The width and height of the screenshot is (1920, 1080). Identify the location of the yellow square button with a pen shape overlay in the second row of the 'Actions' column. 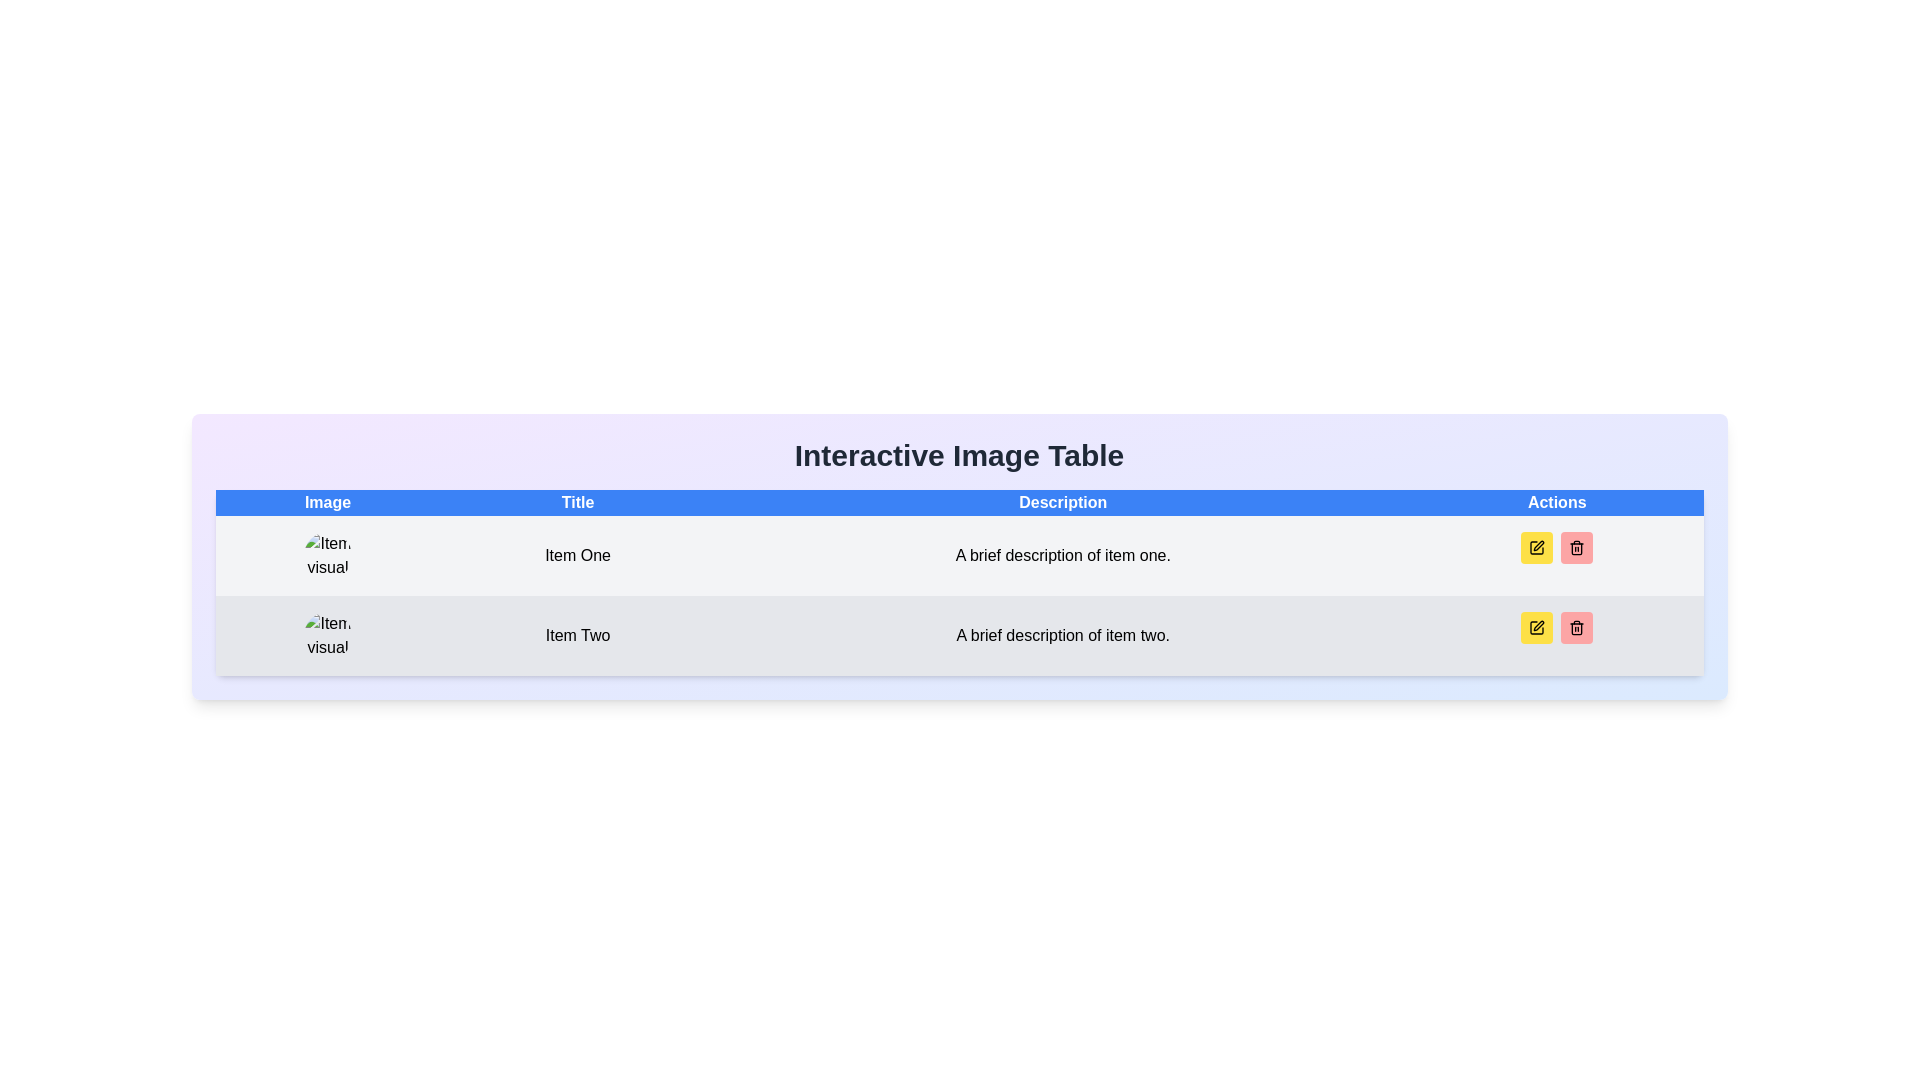
(1536, 627).